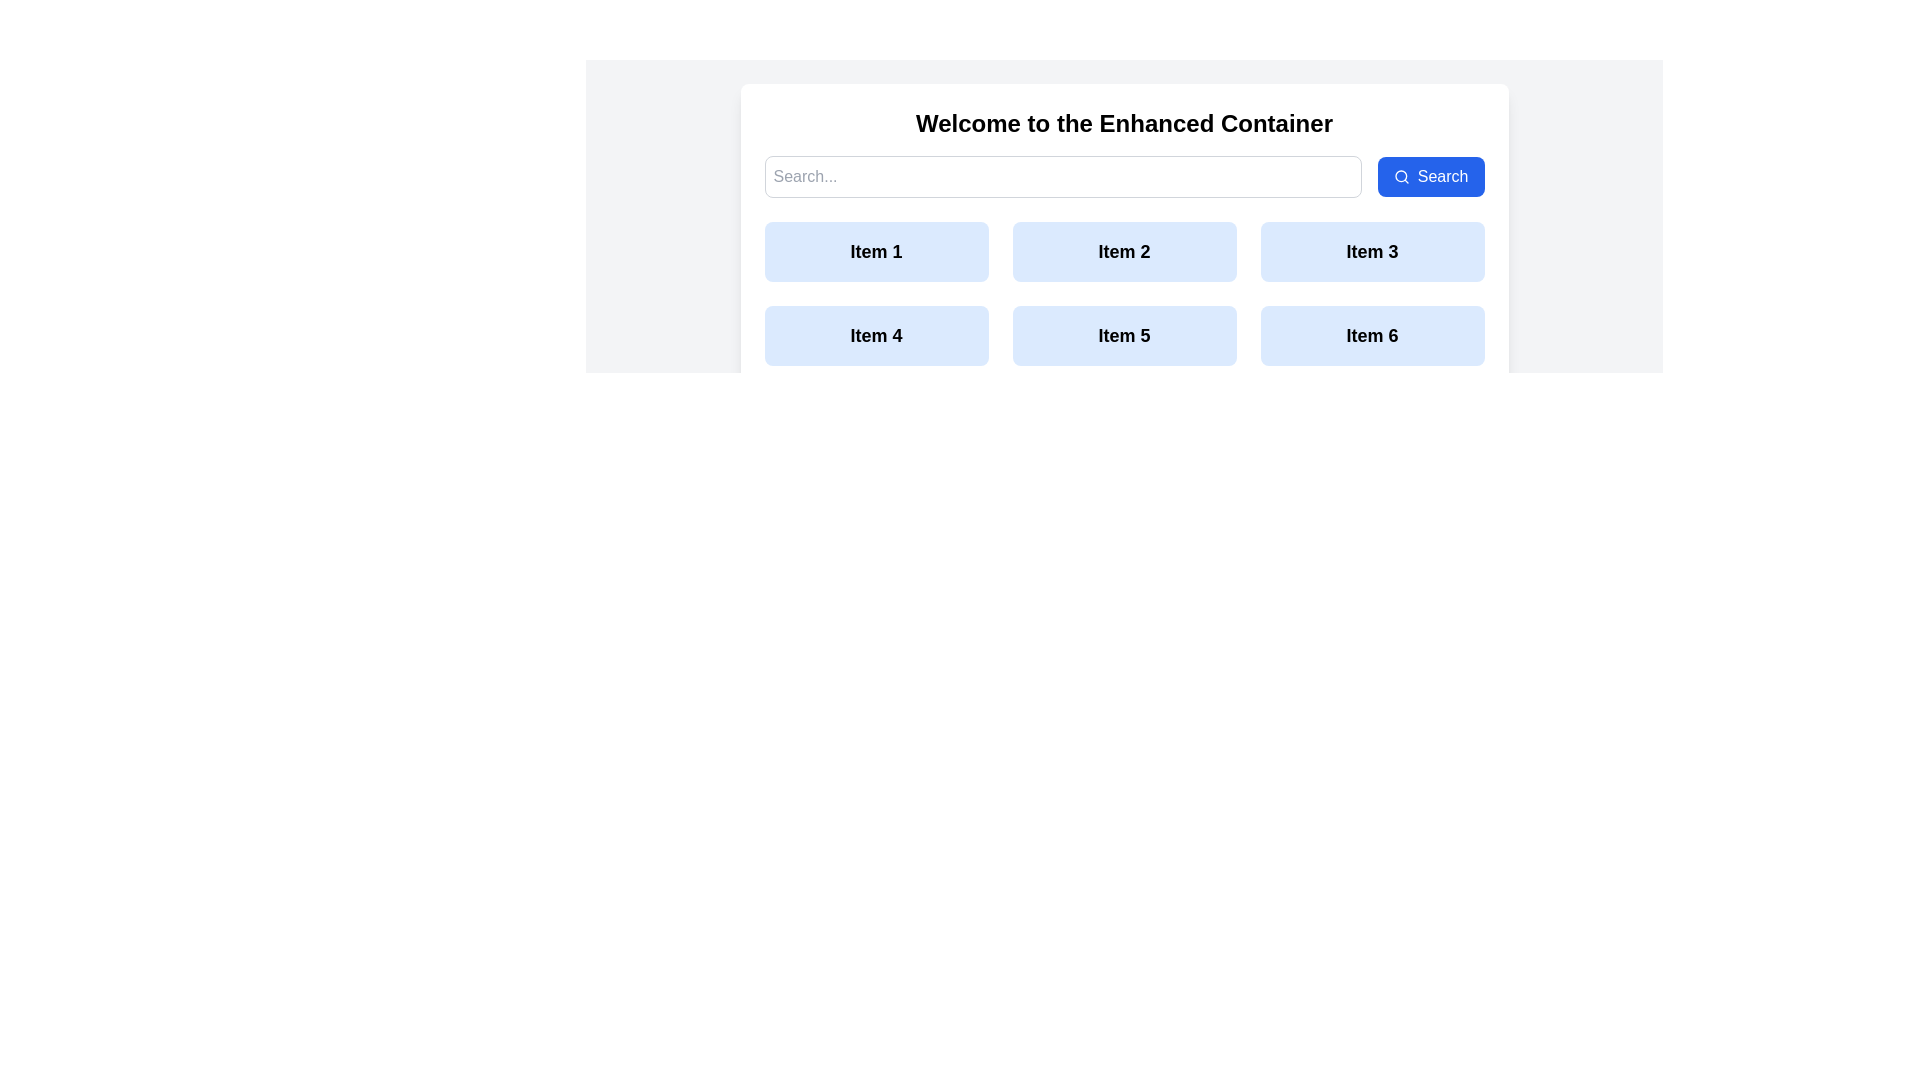  I want to click on the button associated with 'Item 6', so click(1371, 334).